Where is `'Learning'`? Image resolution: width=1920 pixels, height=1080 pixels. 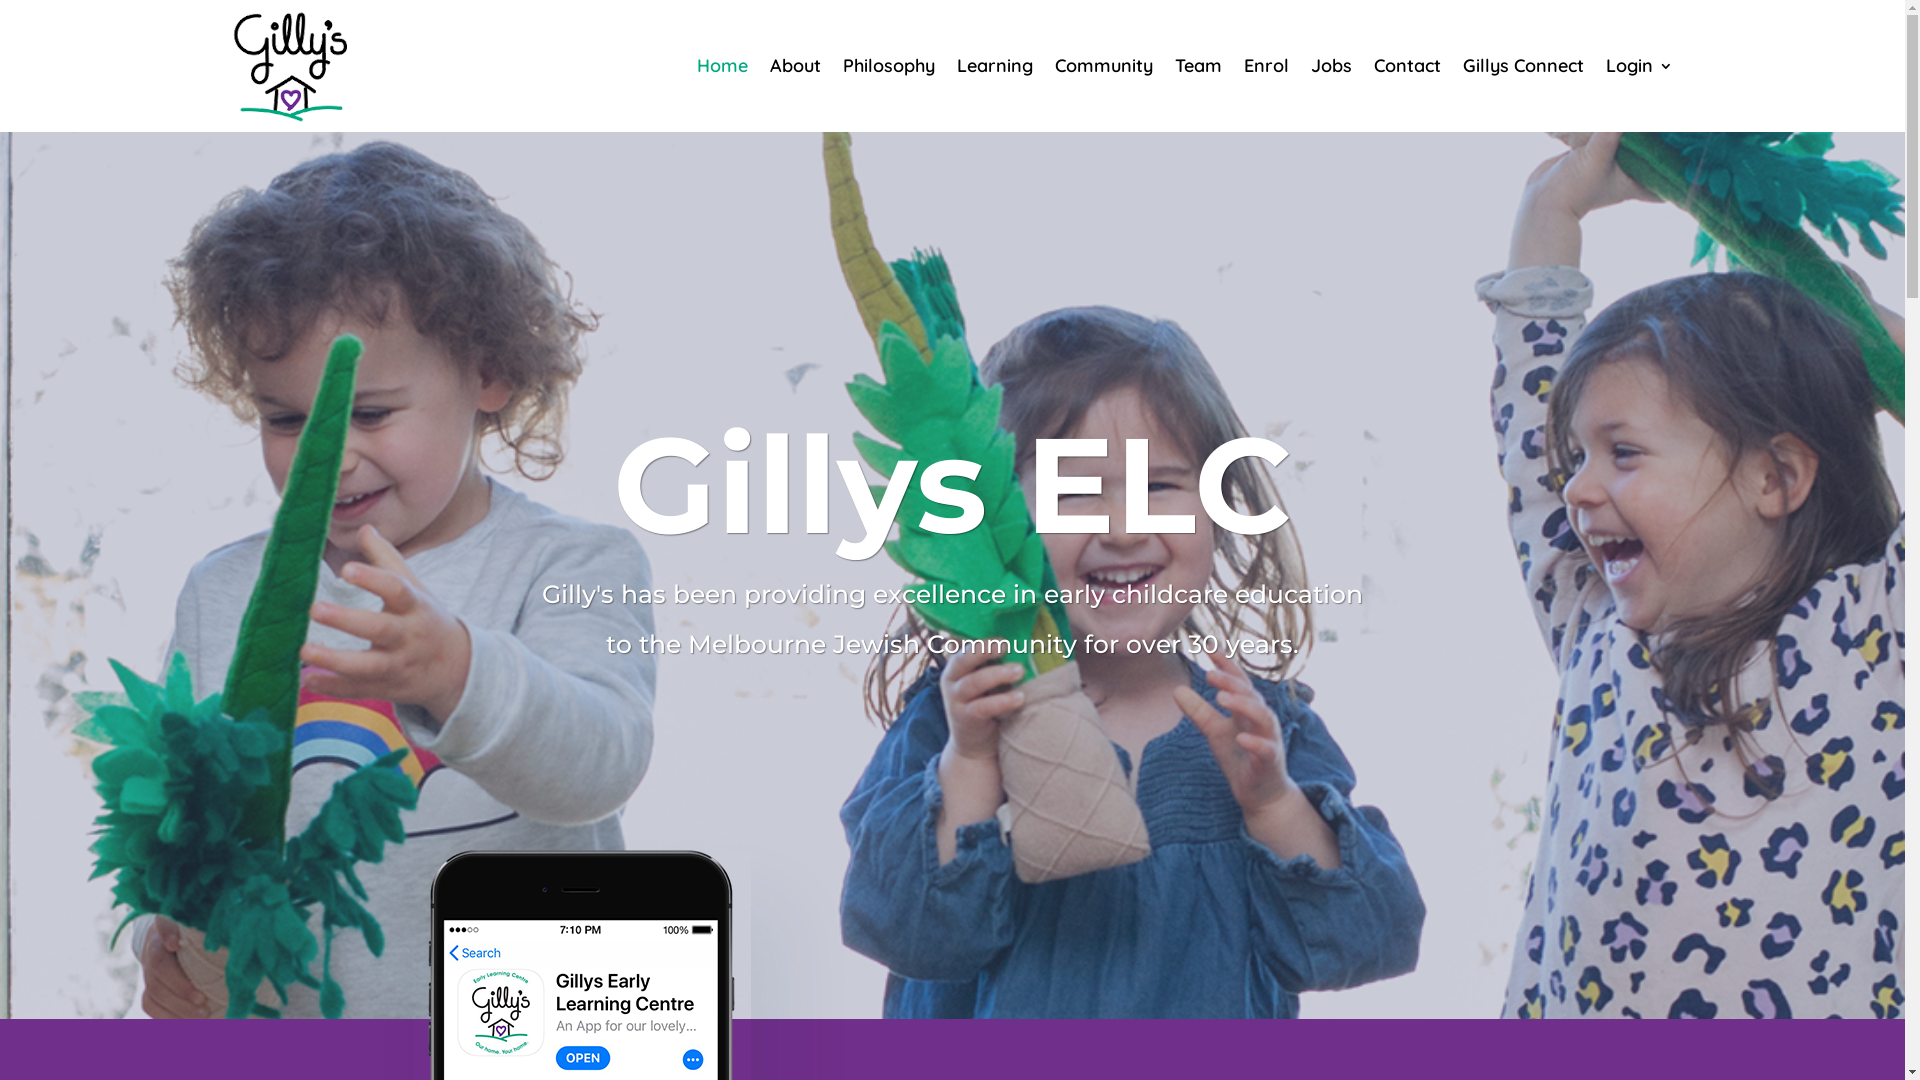 'Learning' is located at coordinates (993, 64).